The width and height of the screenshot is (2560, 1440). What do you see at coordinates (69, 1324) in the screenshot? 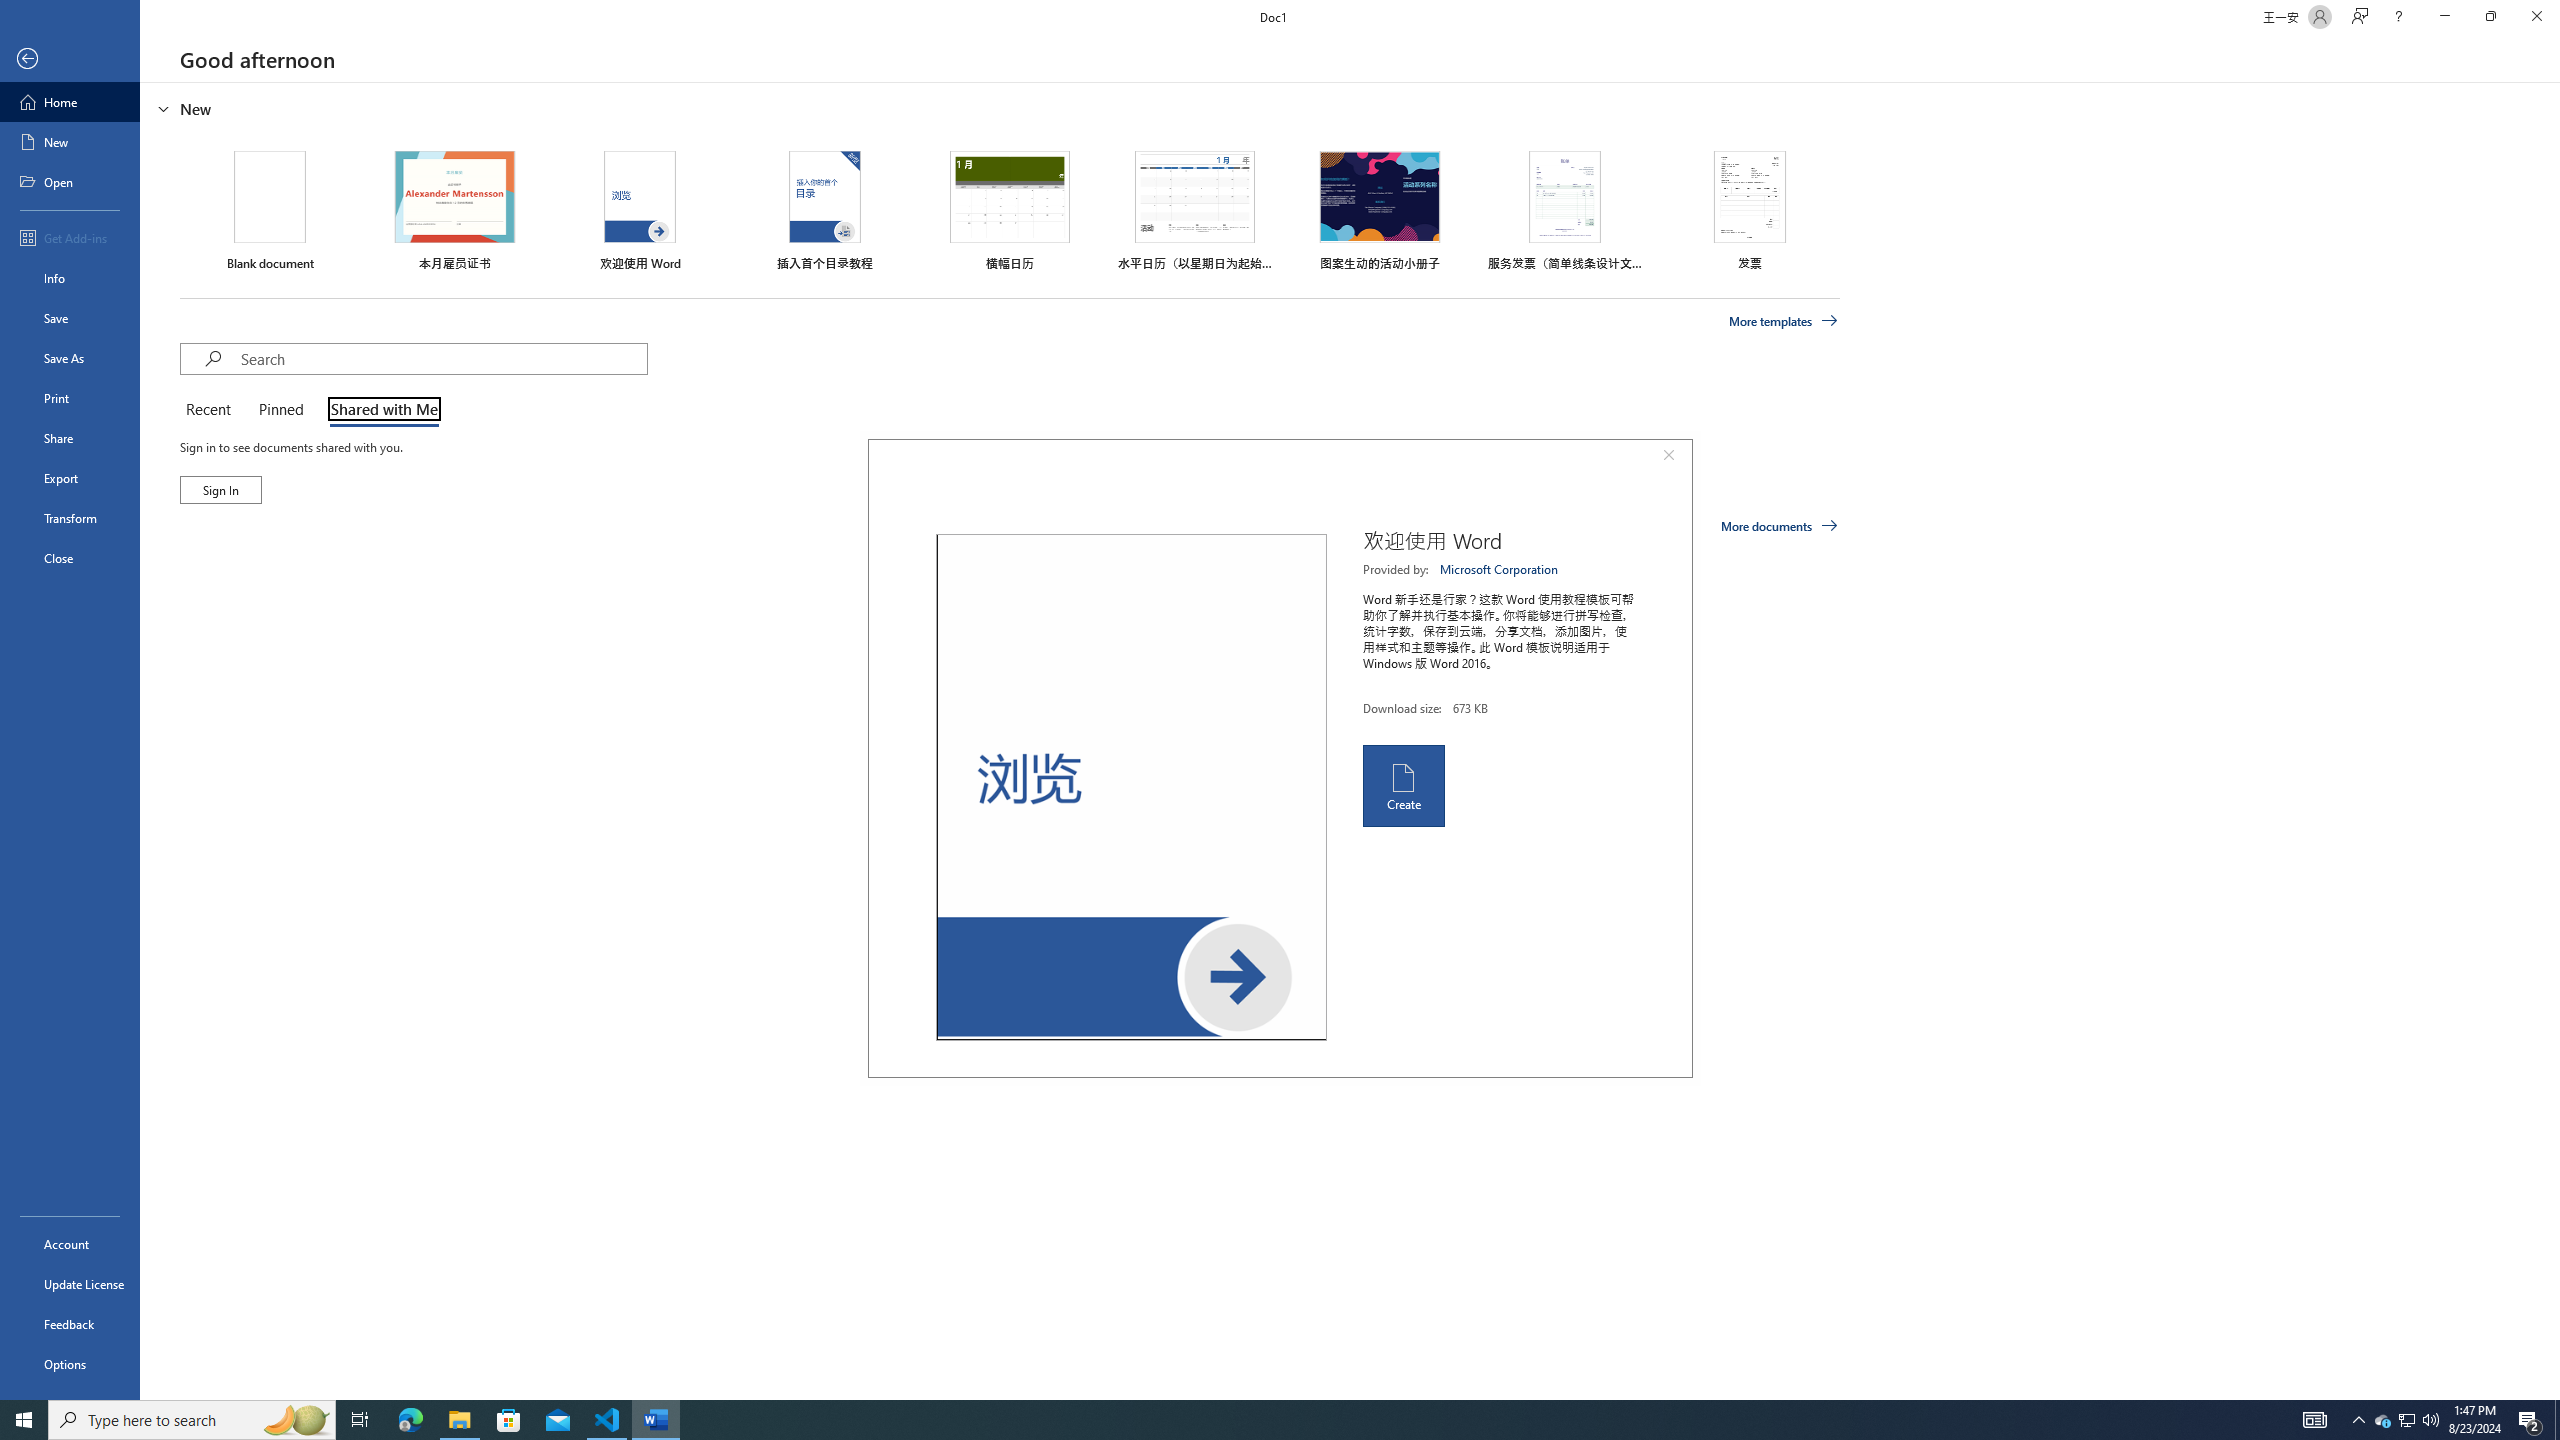
I see `'Feedback'` at bounding box center [69, 1324].